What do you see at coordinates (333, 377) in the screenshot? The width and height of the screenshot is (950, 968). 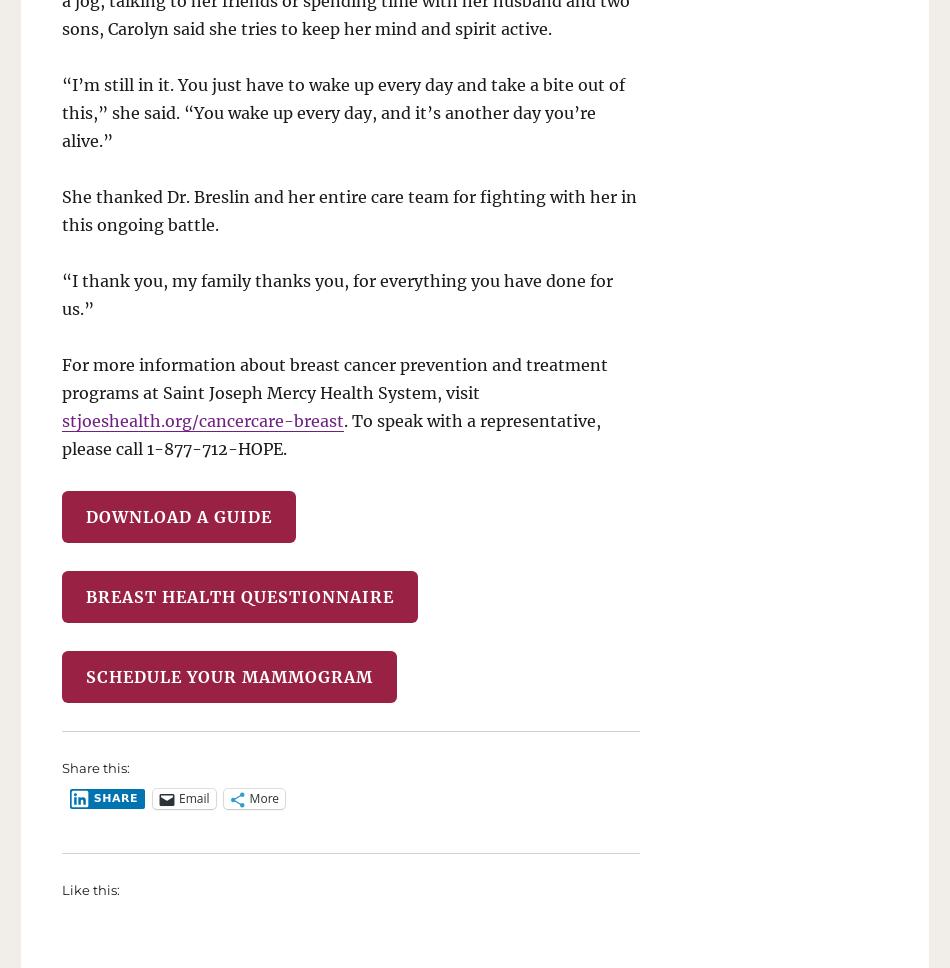 I see `'For more information about breast cancer prevention and treatment programs at Saint Joseph Mercy Health System, visit'` at bounding box center [333, 377].